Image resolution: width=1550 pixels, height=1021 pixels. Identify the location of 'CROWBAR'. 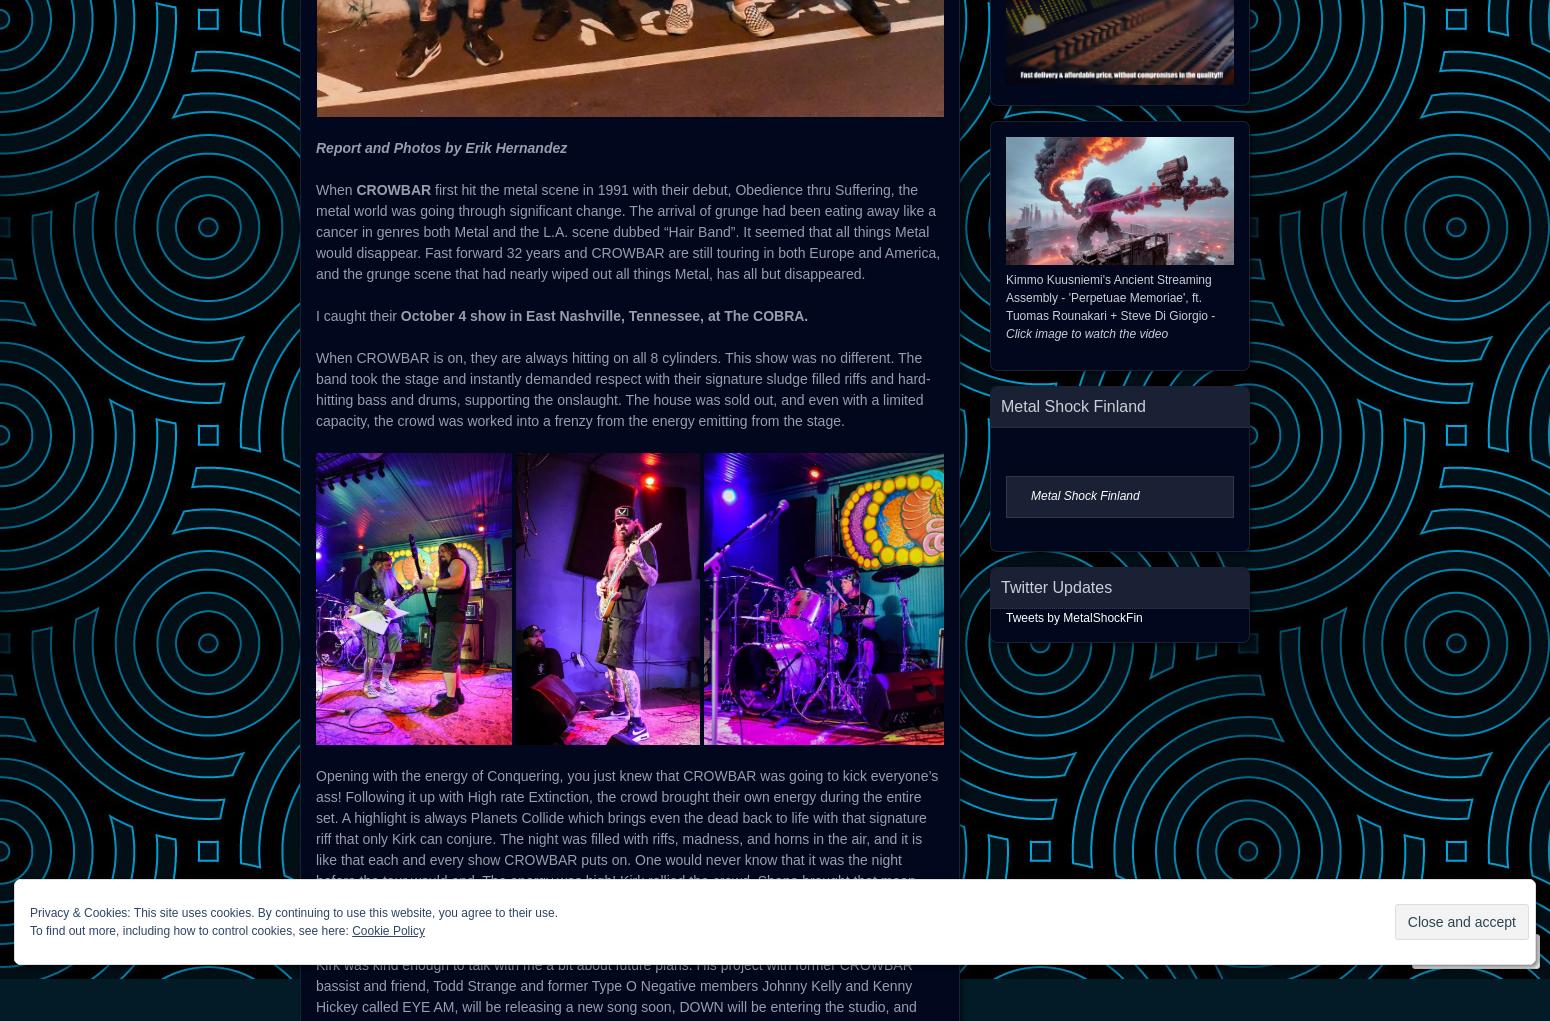
(355, 187).